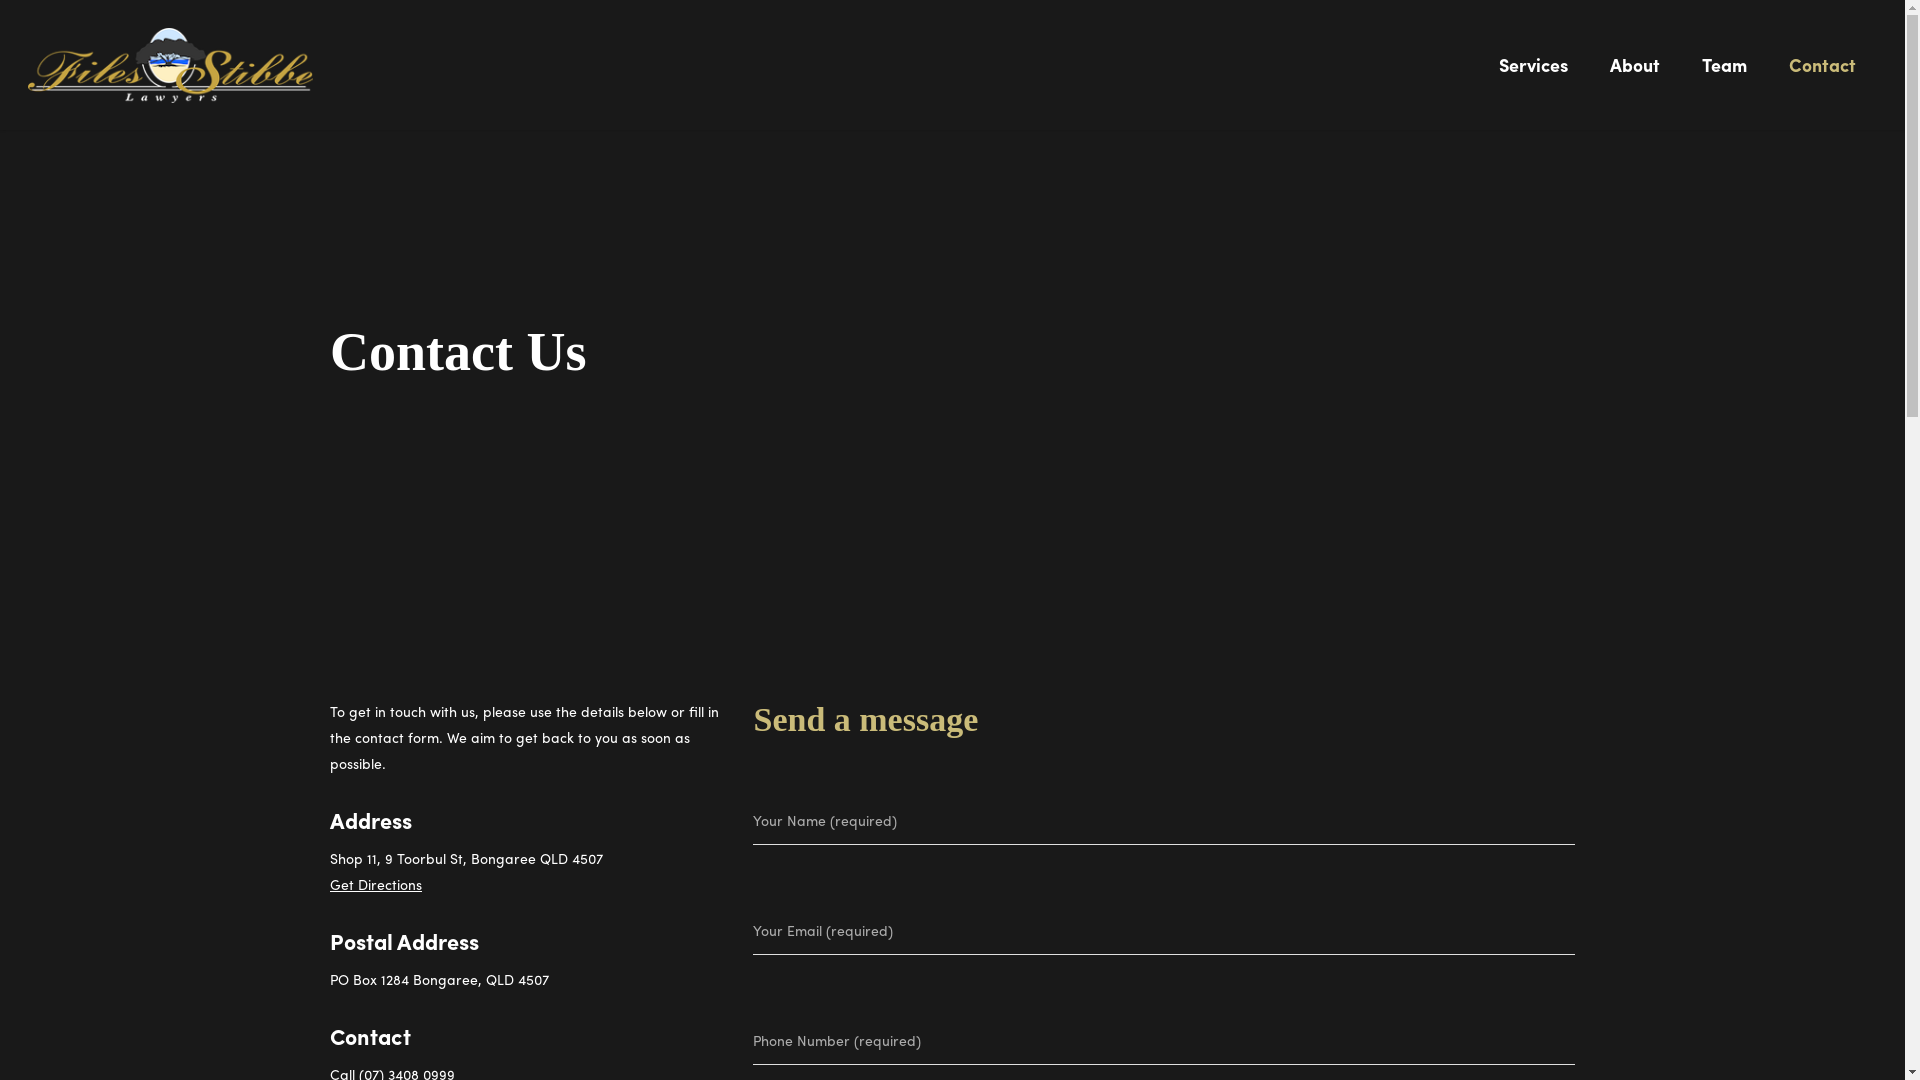  What do you see at coordinates (1769, 77) in the screenshot?
I see `'Contact'` at bounding box center [1769, 77].